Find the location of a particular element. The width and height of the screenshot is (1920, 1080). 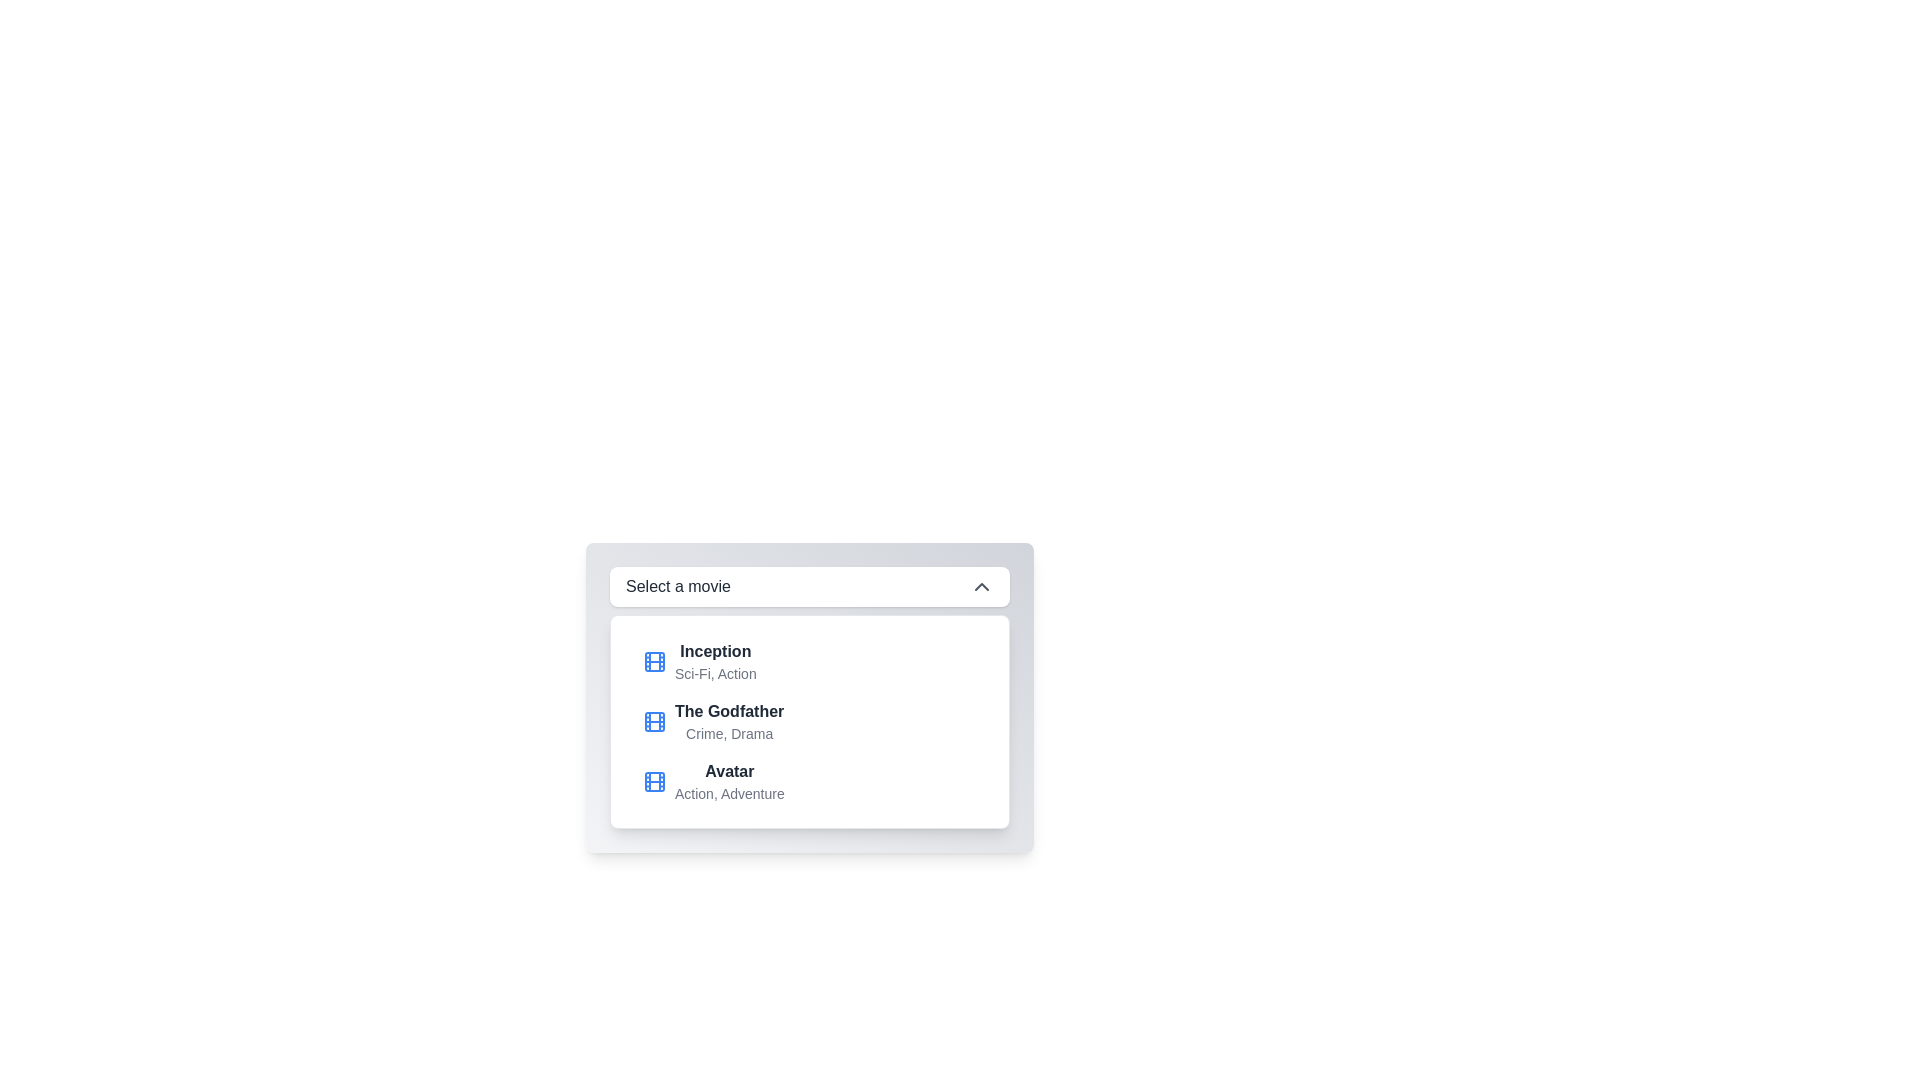

the 'Avatar' option in the dropdown menu labeled 'Select a movie' is located at coordinates (713, 781).